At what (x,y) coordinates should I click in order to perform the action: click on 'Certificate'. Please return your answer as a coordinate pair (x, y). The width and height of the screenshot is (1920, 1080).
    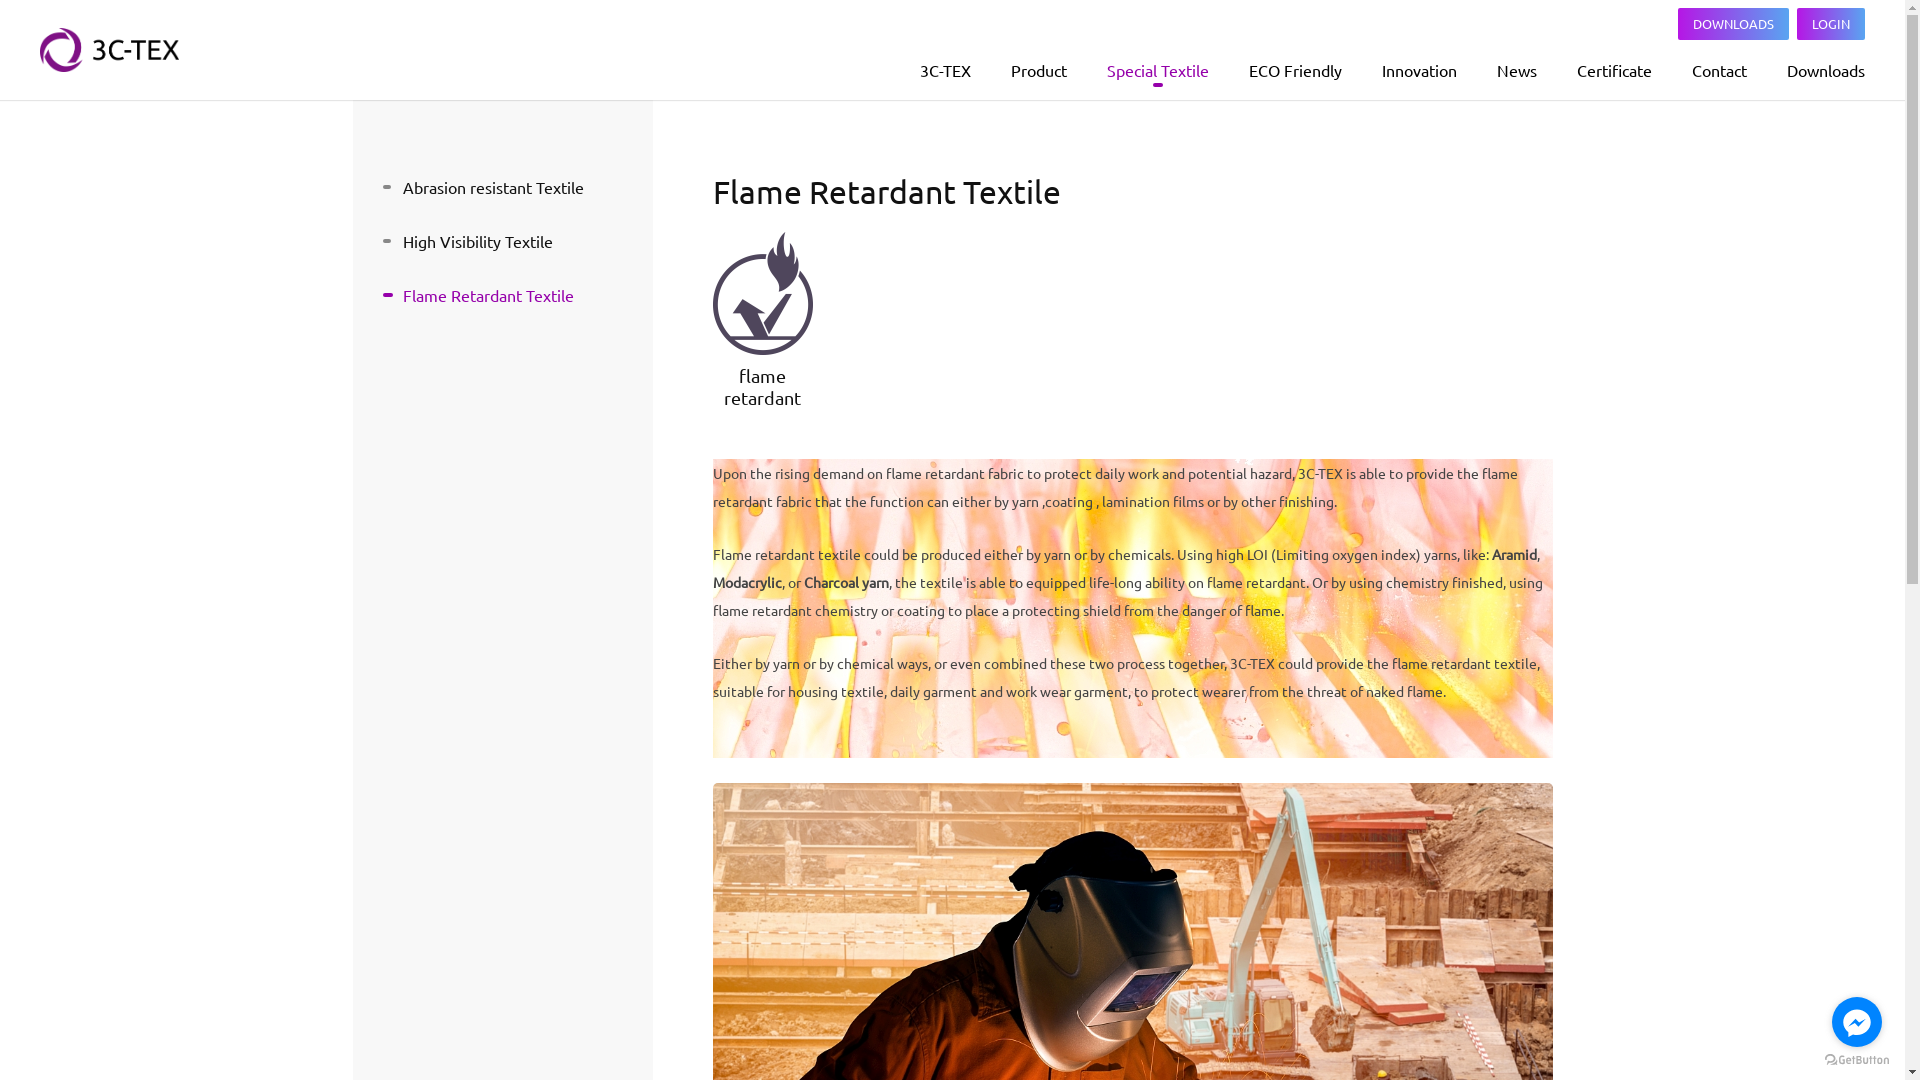
    Looking at the image, I should click on (1614, 68).